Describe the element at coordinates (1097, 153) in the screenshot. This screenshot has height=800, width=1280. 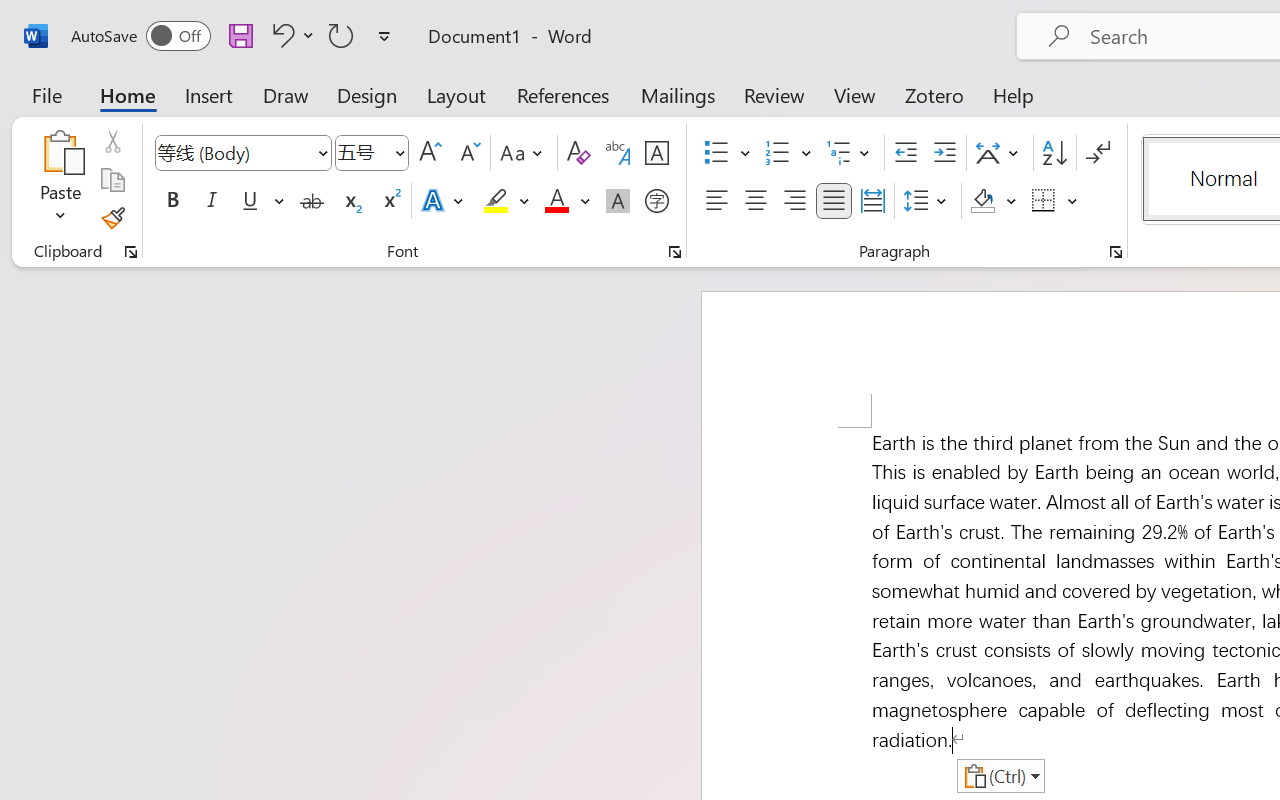
I see `'Show/Hide Editing Marks'` at that location.